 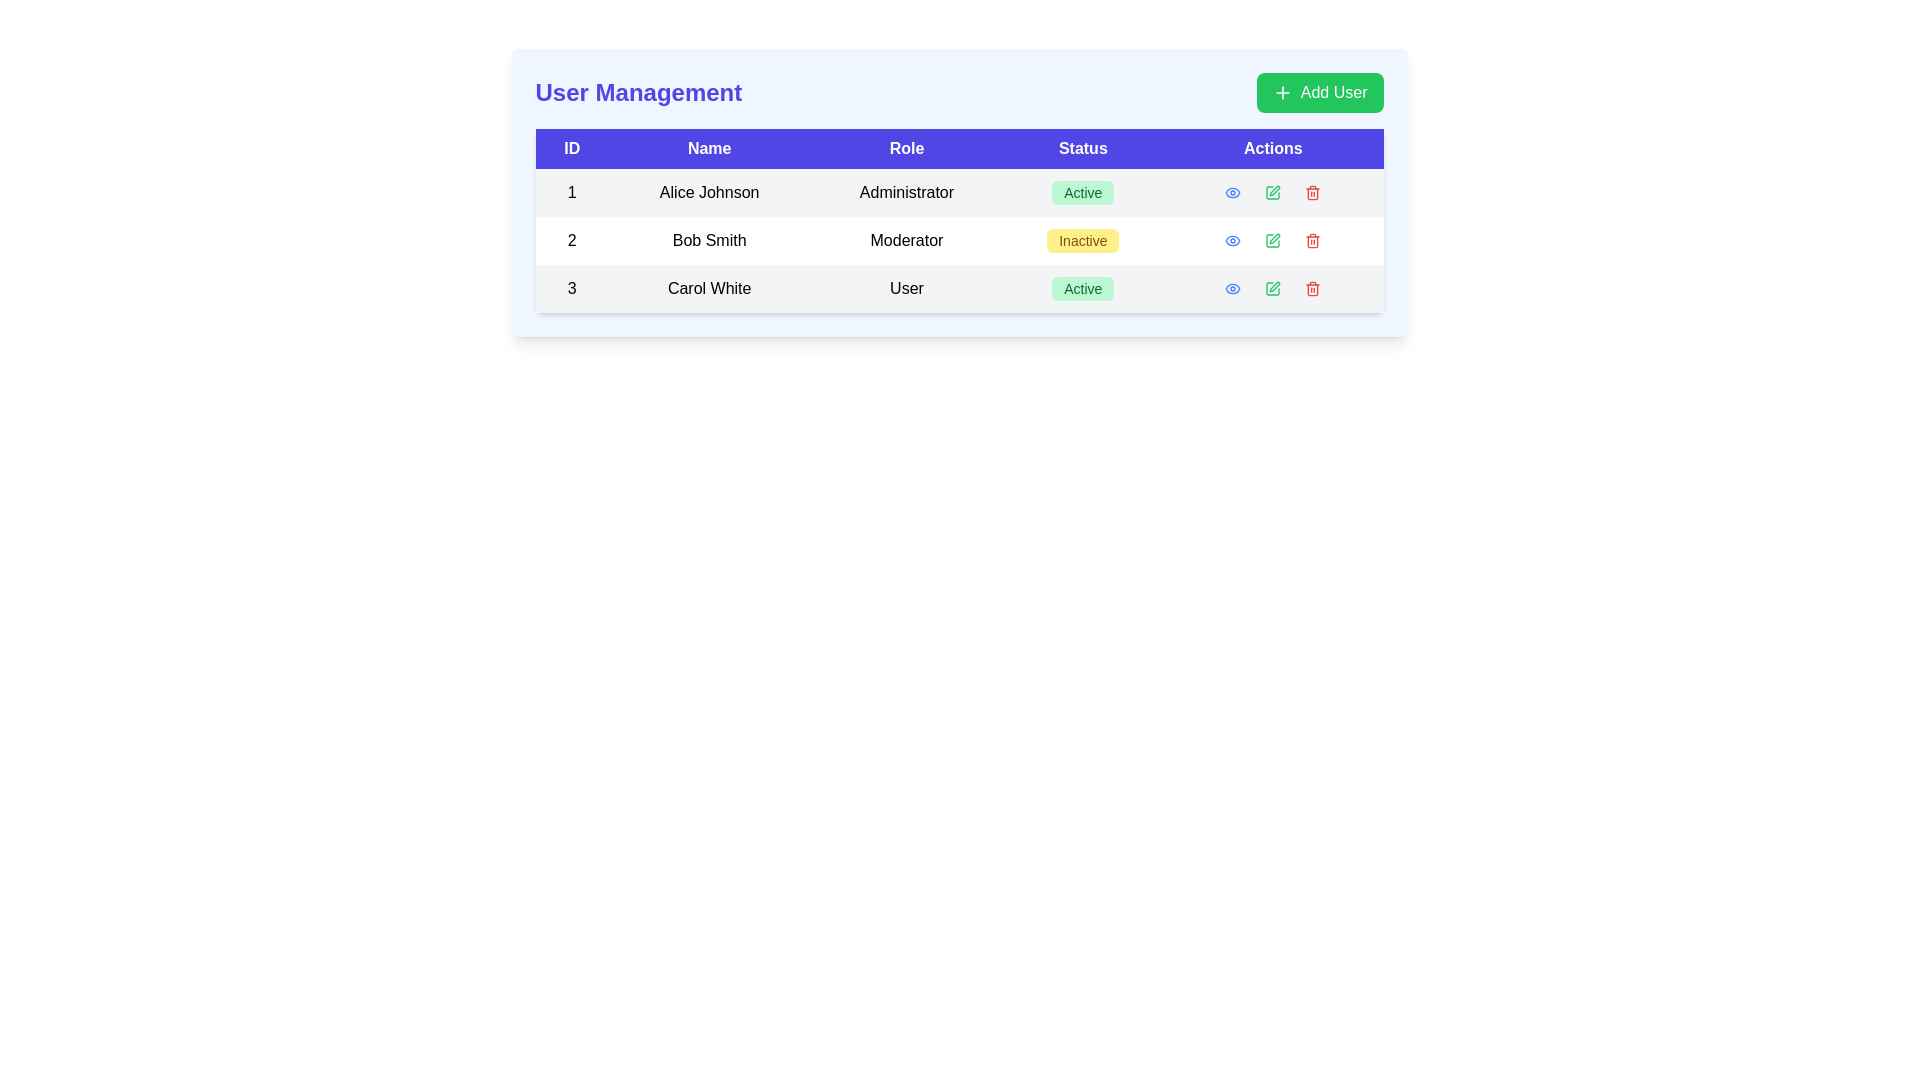 I want to click on the Text display in the second row of the table under the 'ID' column, which indicates the sequential number for the user entry 'Bob Smith', who is marked as 'Moderator' and 'Inactive', so click(x=571, y=239).